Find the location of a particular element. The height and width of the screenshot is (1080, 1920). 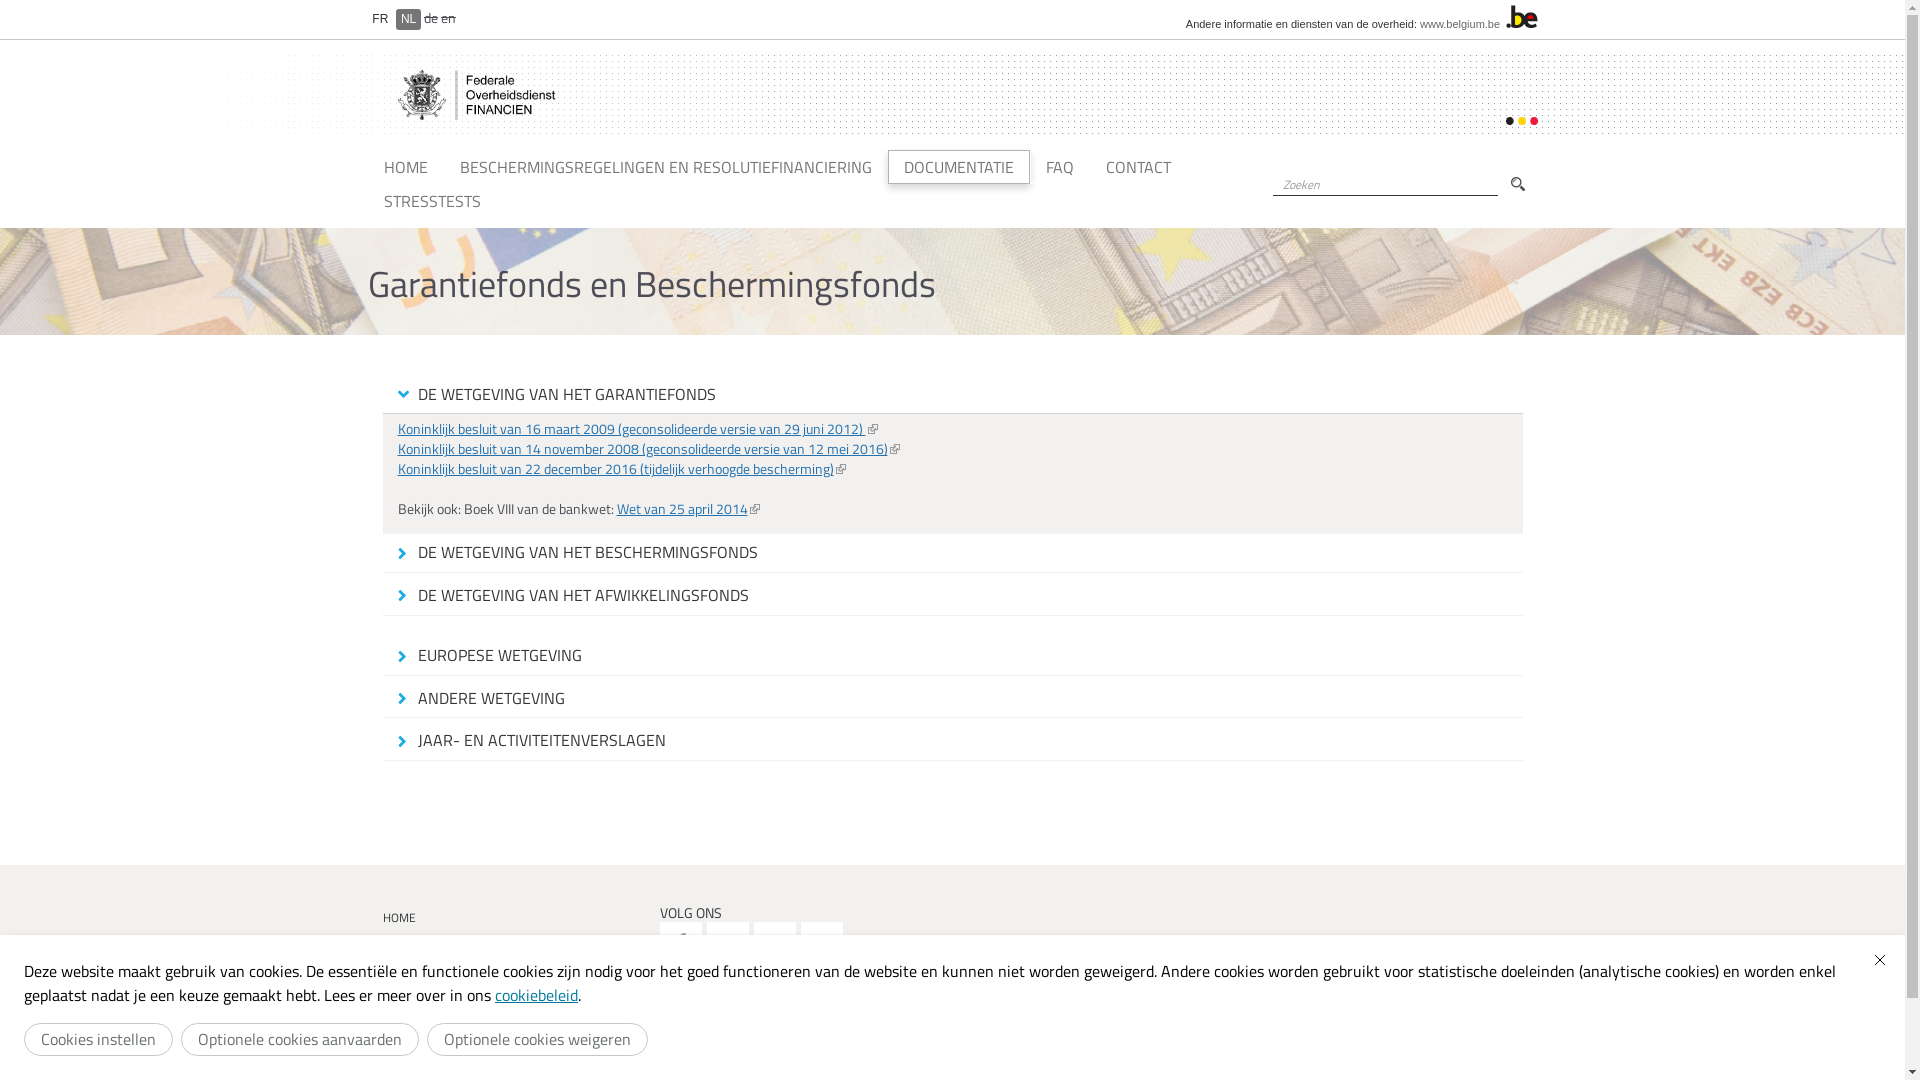

'FR' is located at coordinates (380, 19).